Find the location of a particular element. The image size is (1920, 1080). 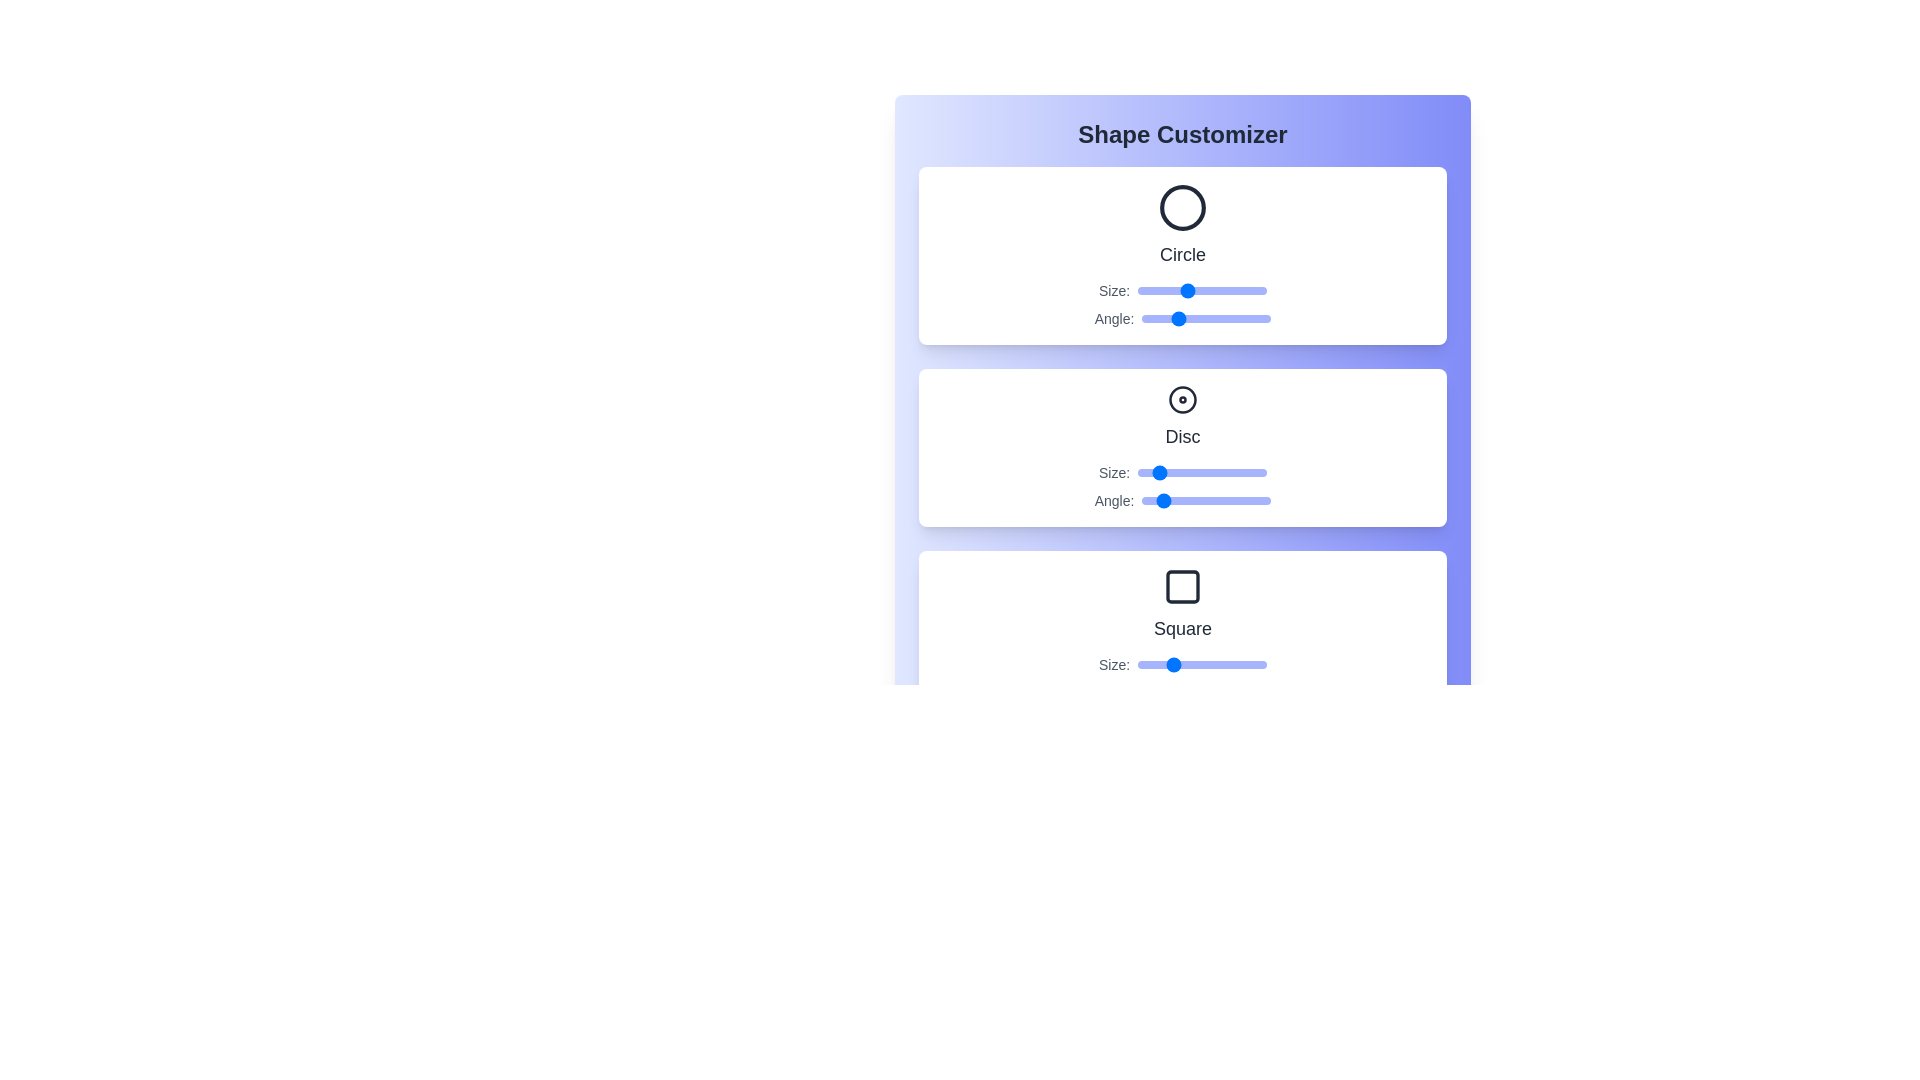

the Circle's angle slider to 218 degrees is located at coordinates (1219, 318).